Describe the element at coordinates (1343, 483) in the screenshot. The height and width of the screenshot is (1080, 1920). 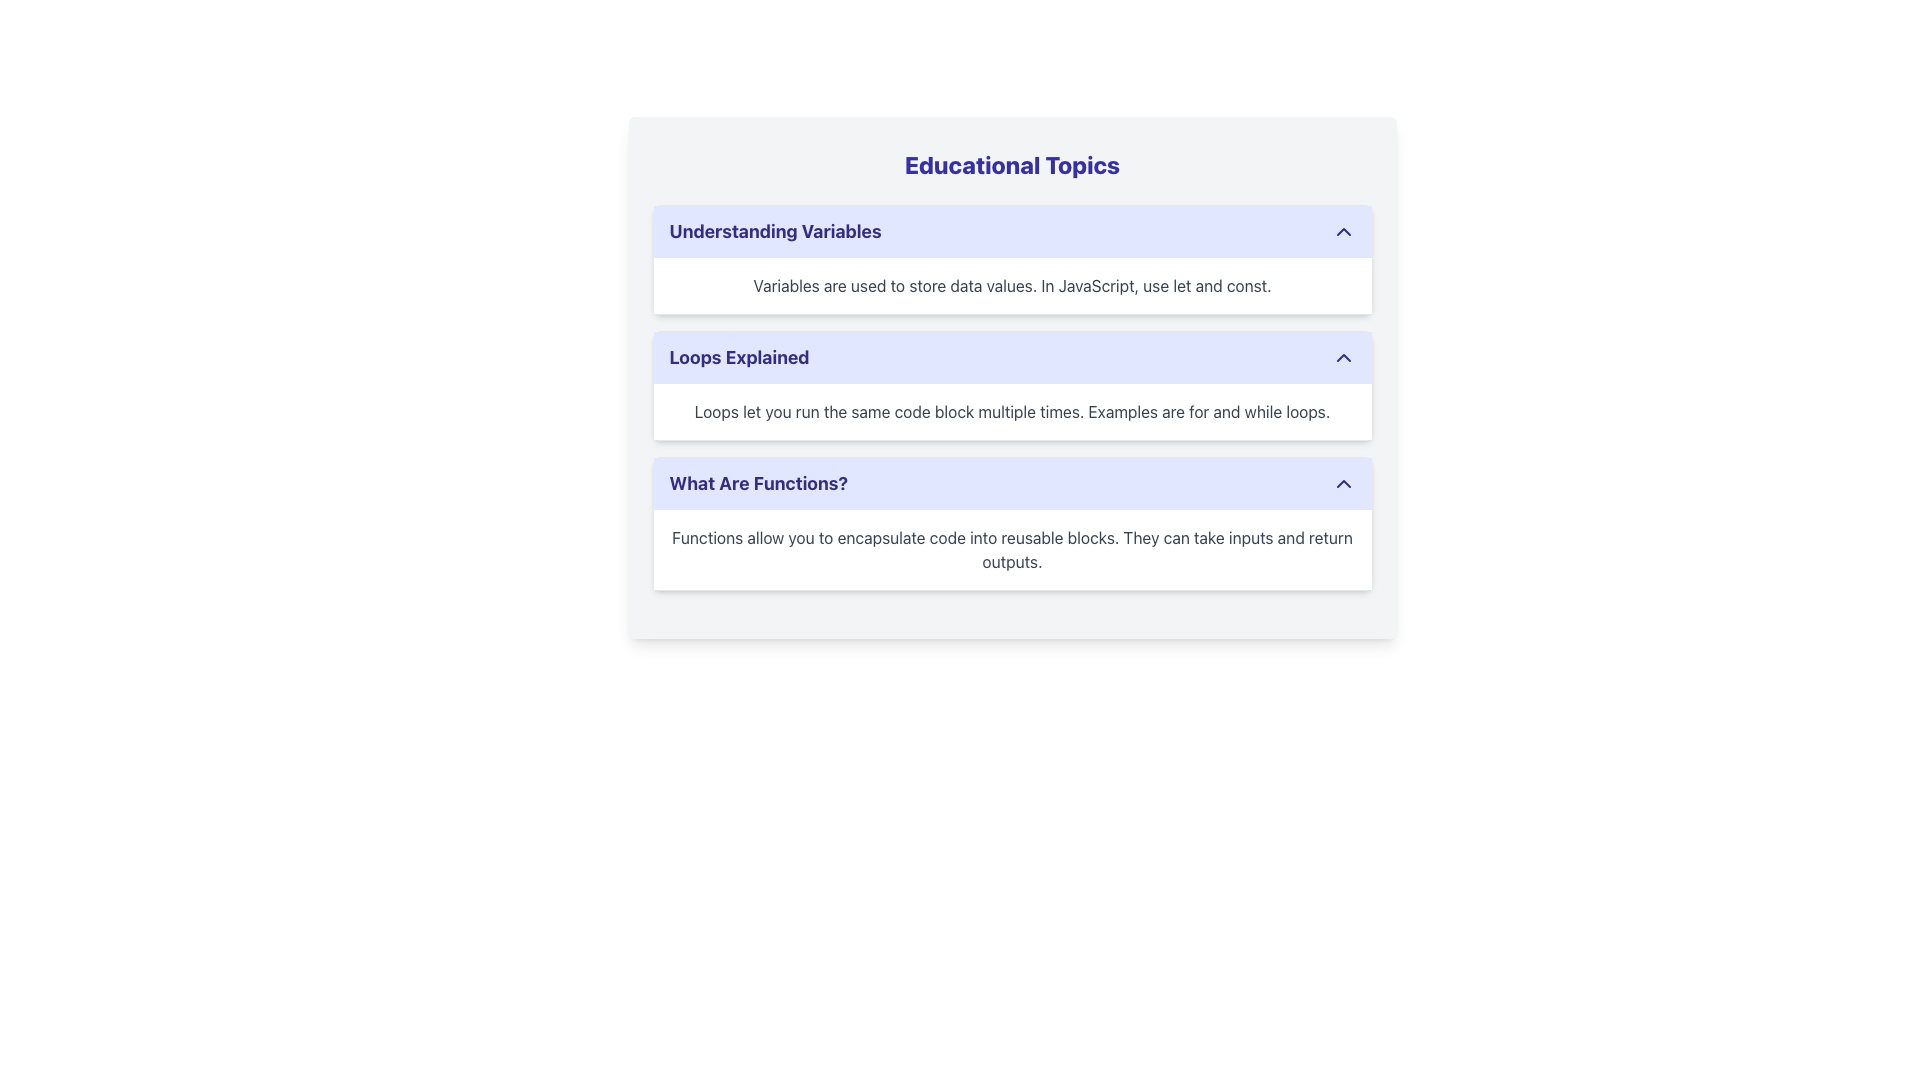
I see `the chevron-up icon, which is a dark indigo upward-pointing arrow located on the far-right side of the 'What Are Functions?' entry` at that location.